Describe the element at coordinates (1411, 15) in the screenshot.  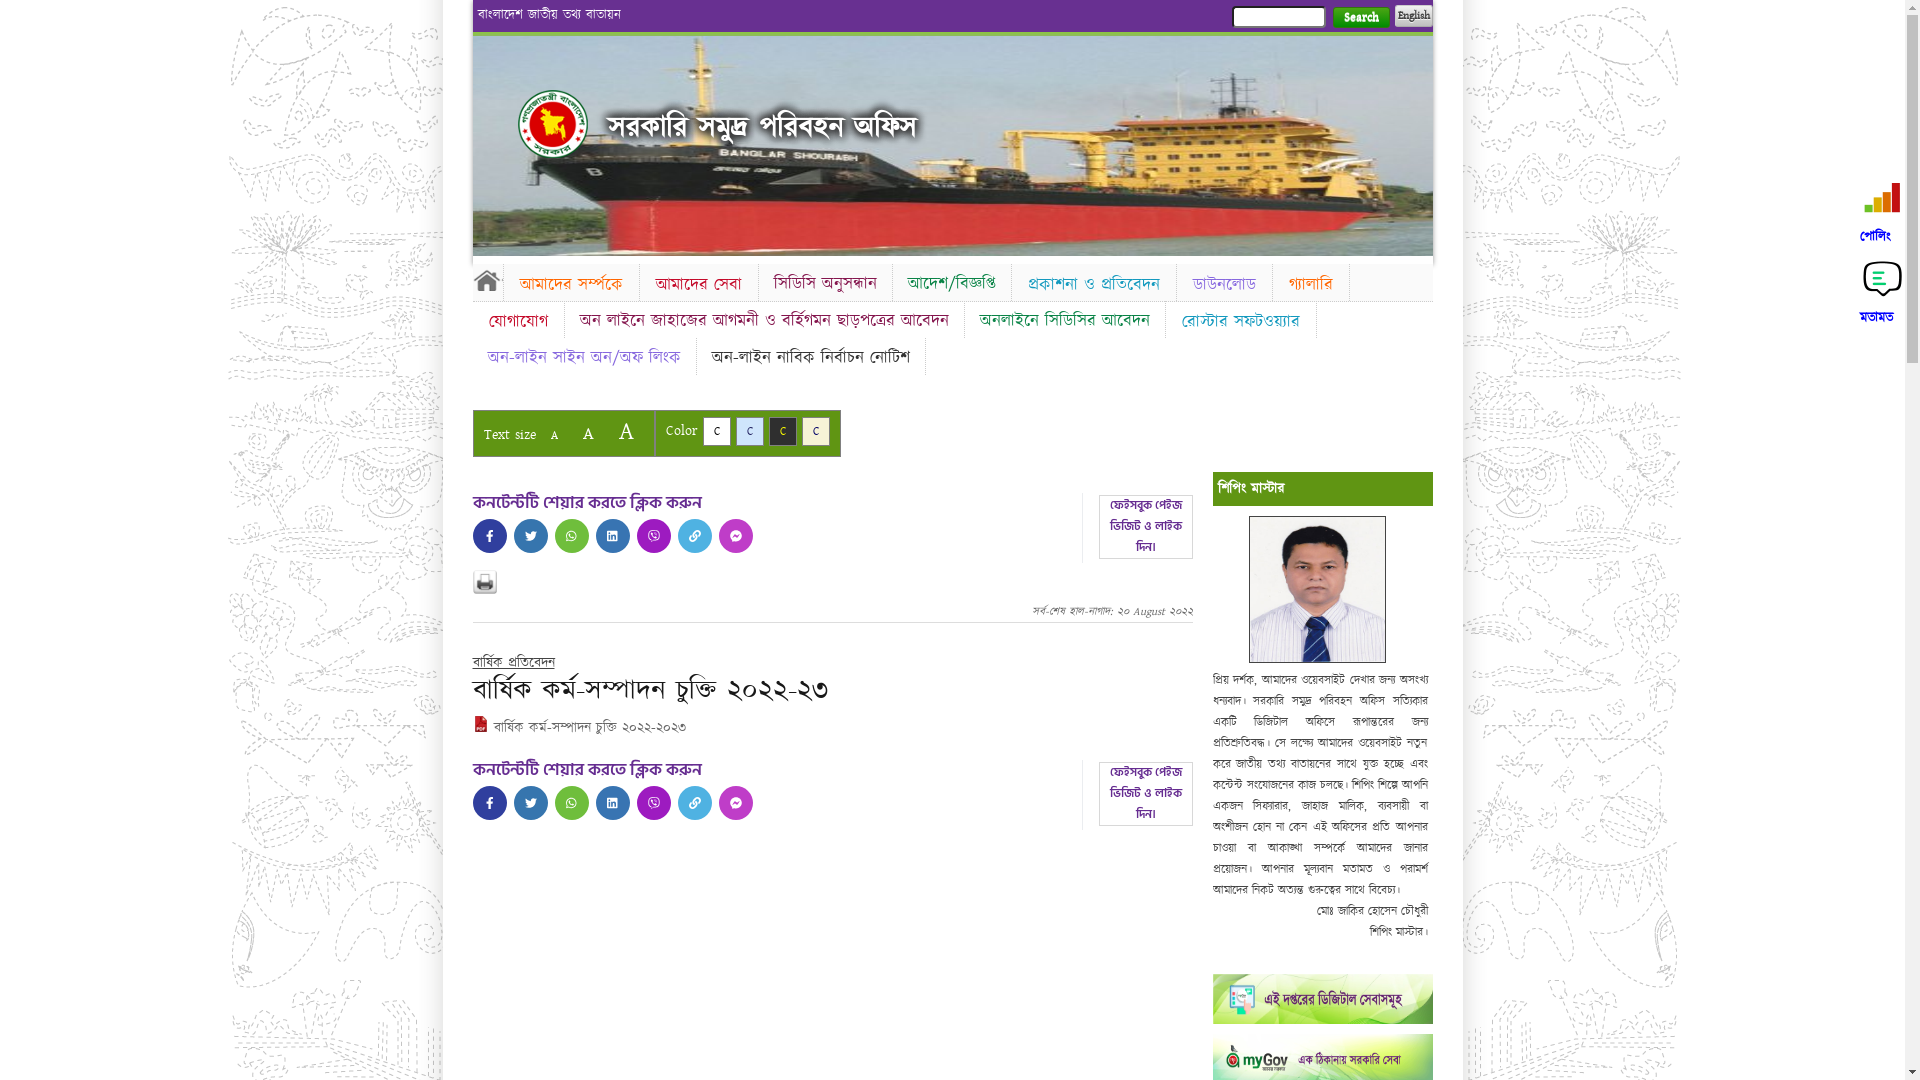
I see `'English'` at that location.